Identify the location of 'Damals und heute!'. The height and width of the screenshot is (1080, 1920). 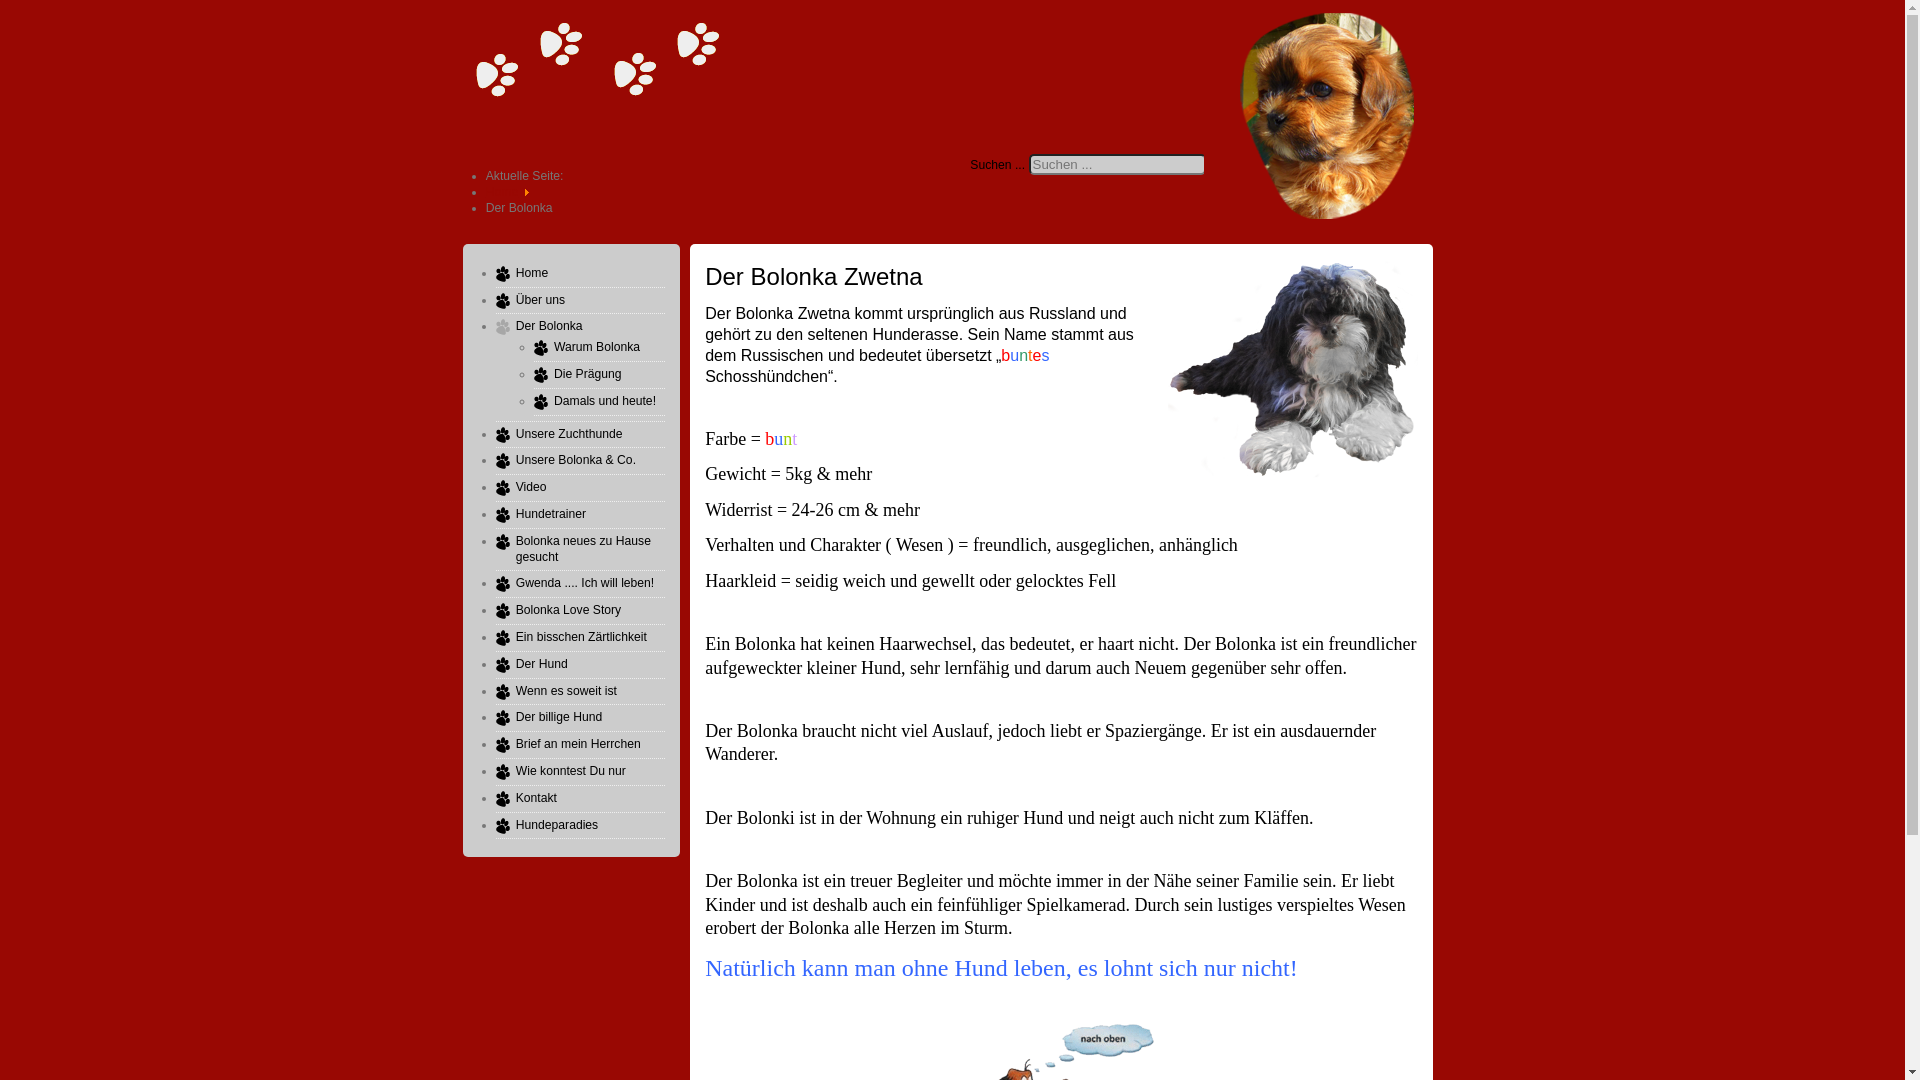
(603, 401).